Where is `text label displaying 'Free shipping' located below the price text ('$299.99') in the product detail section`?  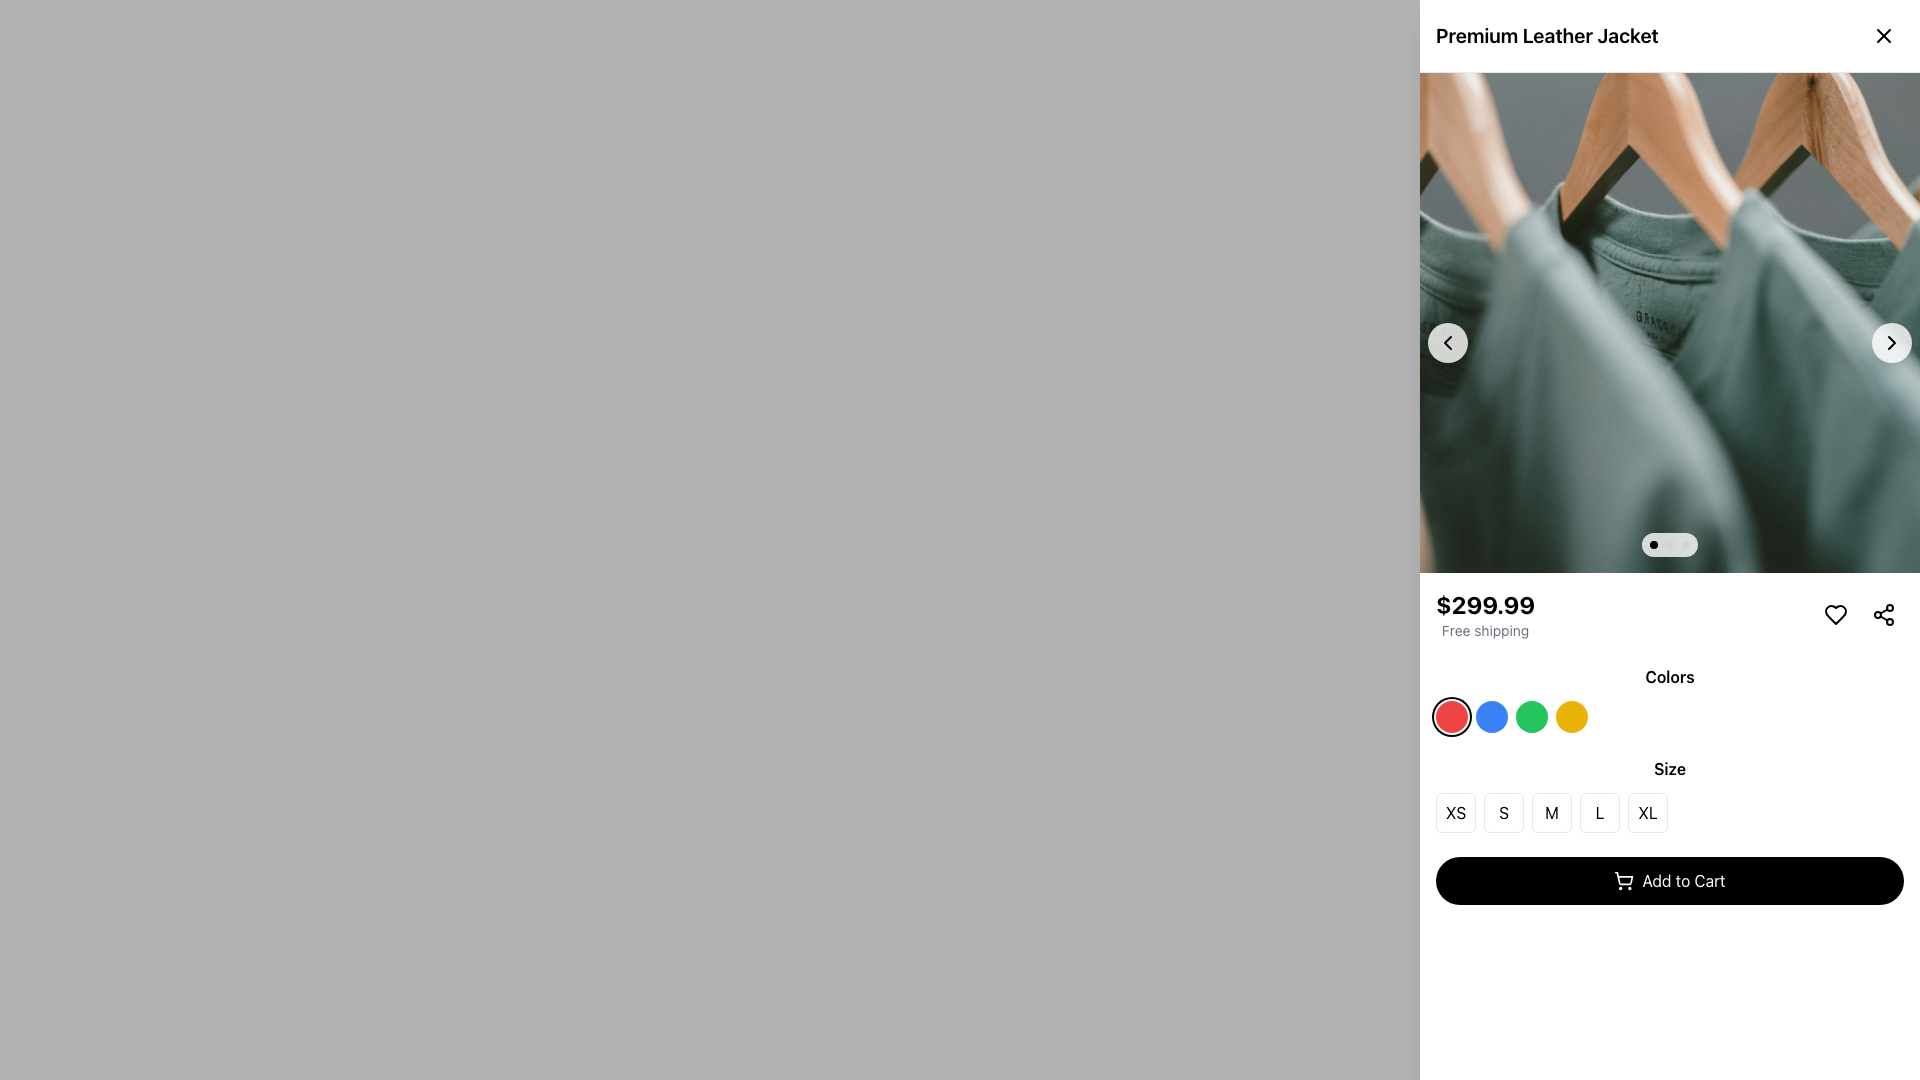
text label displaying 'Free shipping' located below the price text ('$299.99') in the product detail section is located at coordinates (1485, 631).